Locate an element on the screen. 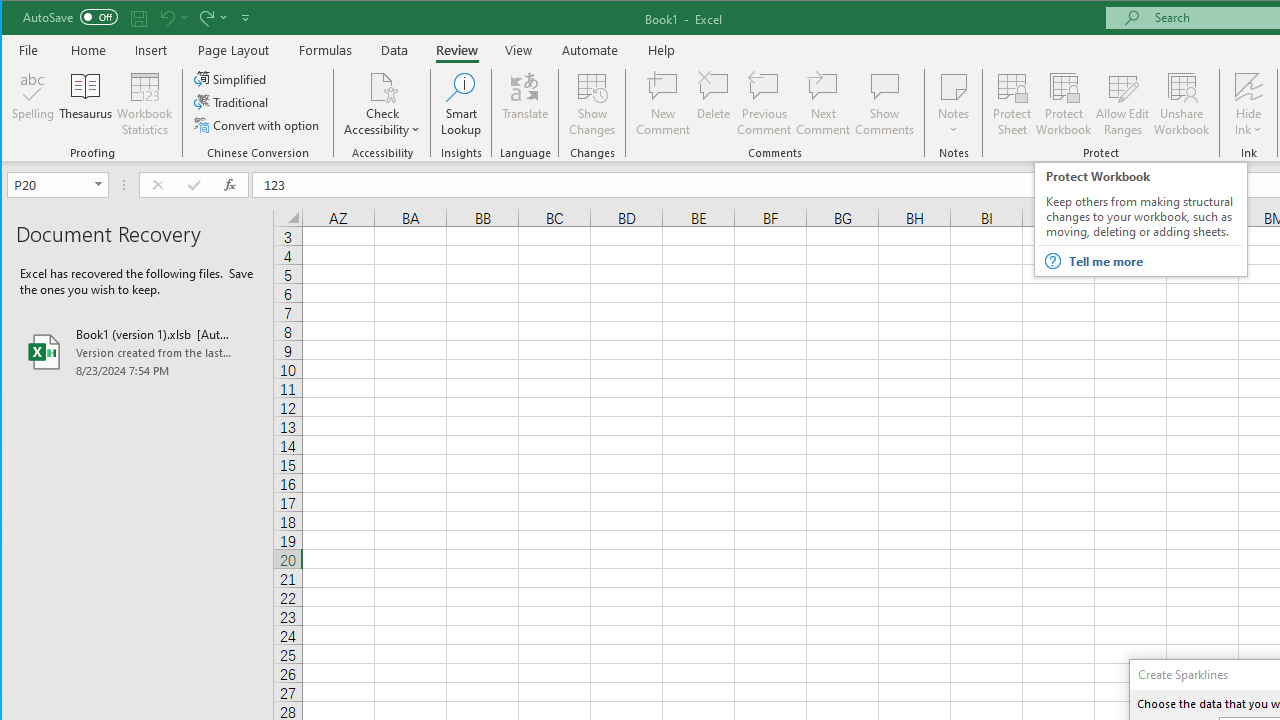 The height and width of the screenshot is (720, 1280). 'Spelling...' is located at coordinates (33, 104).